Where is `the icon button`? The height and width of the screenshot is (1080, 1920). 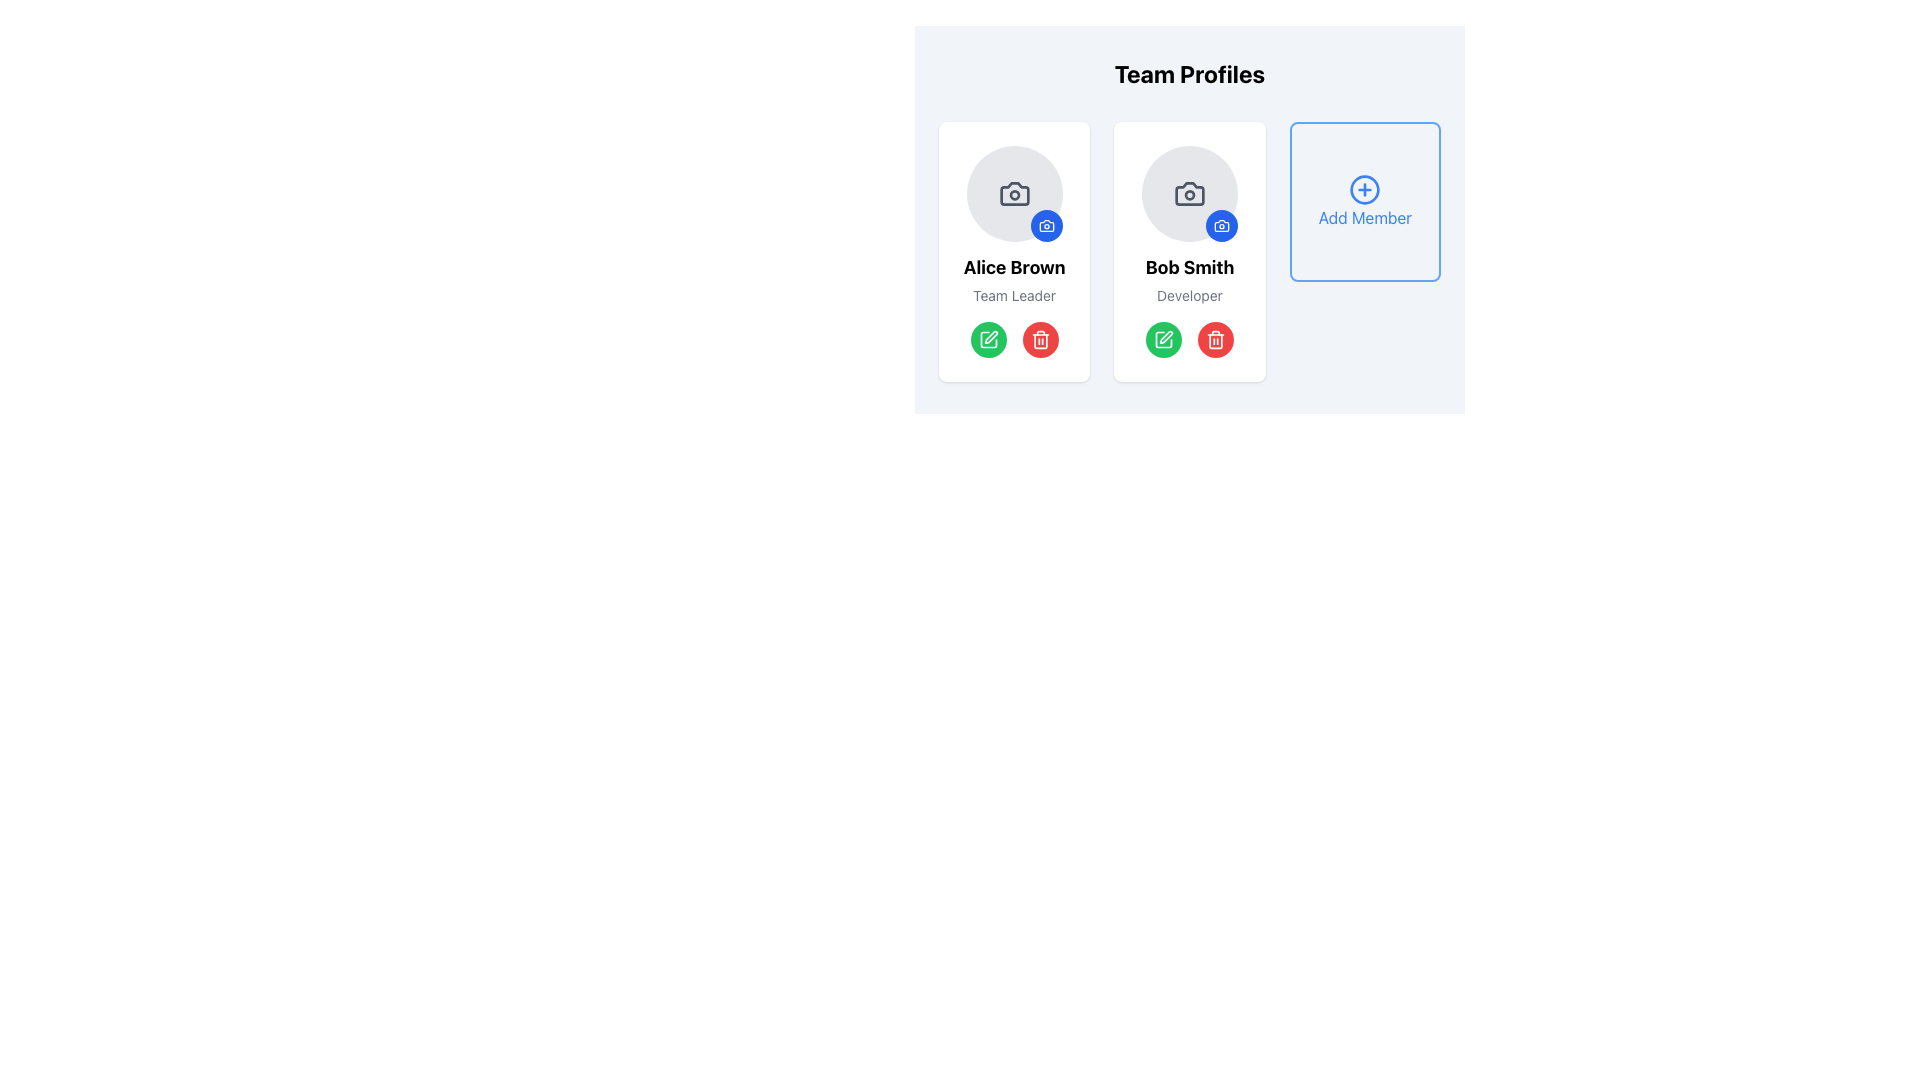
the icon button is located at coordinates (1220, 225).